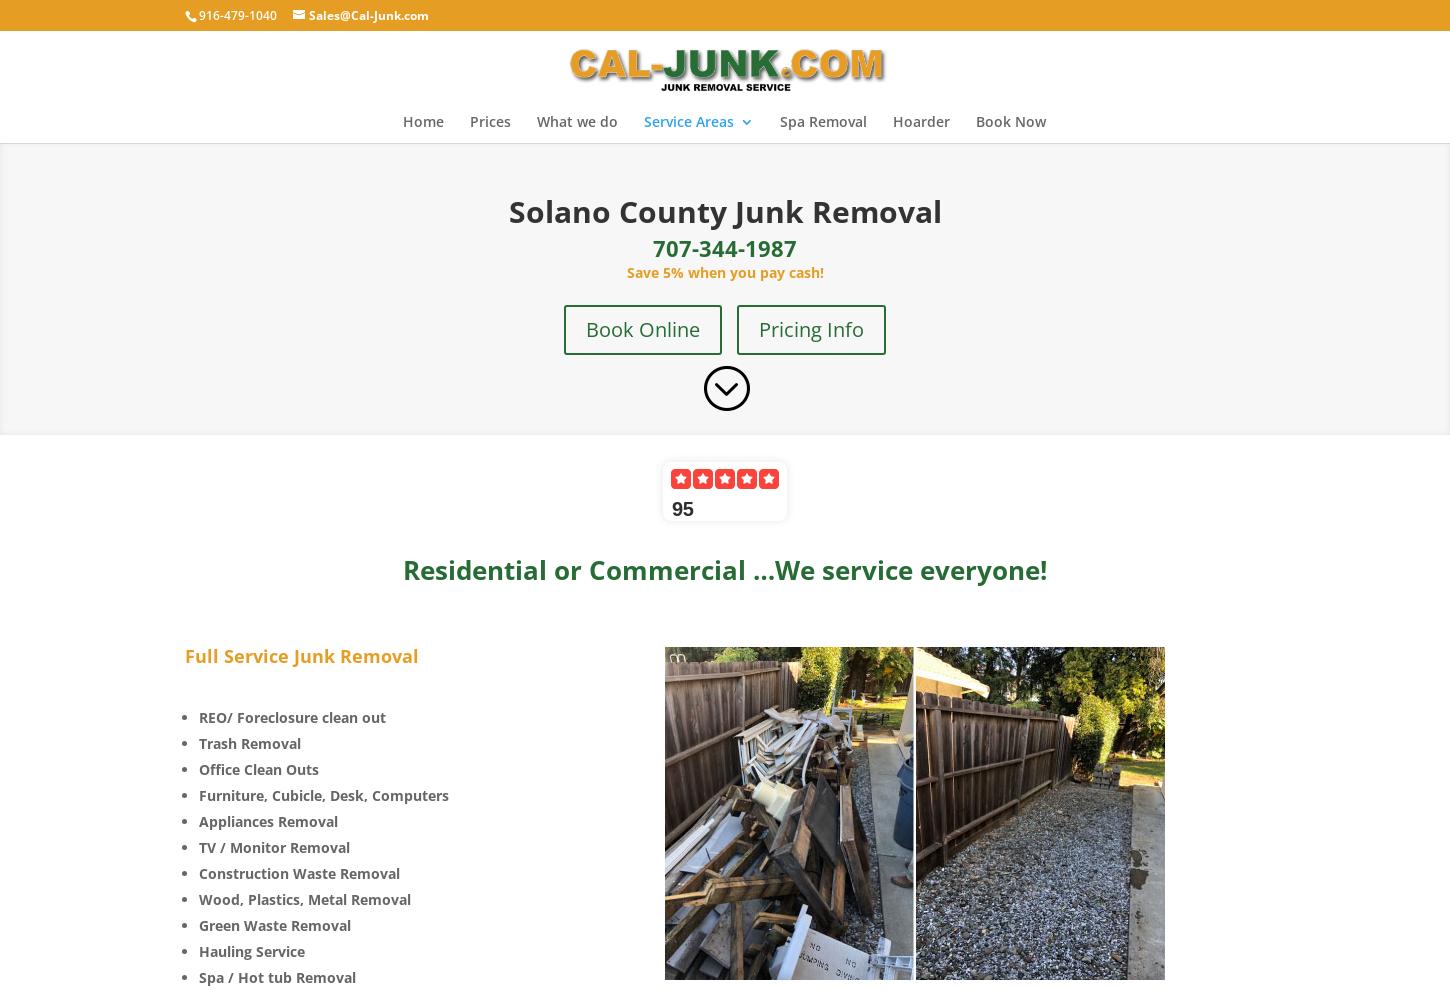  Describe the element at coordinates (274, 846) in the screenshot. I see `'TV / Monitor Removal'` at that location.